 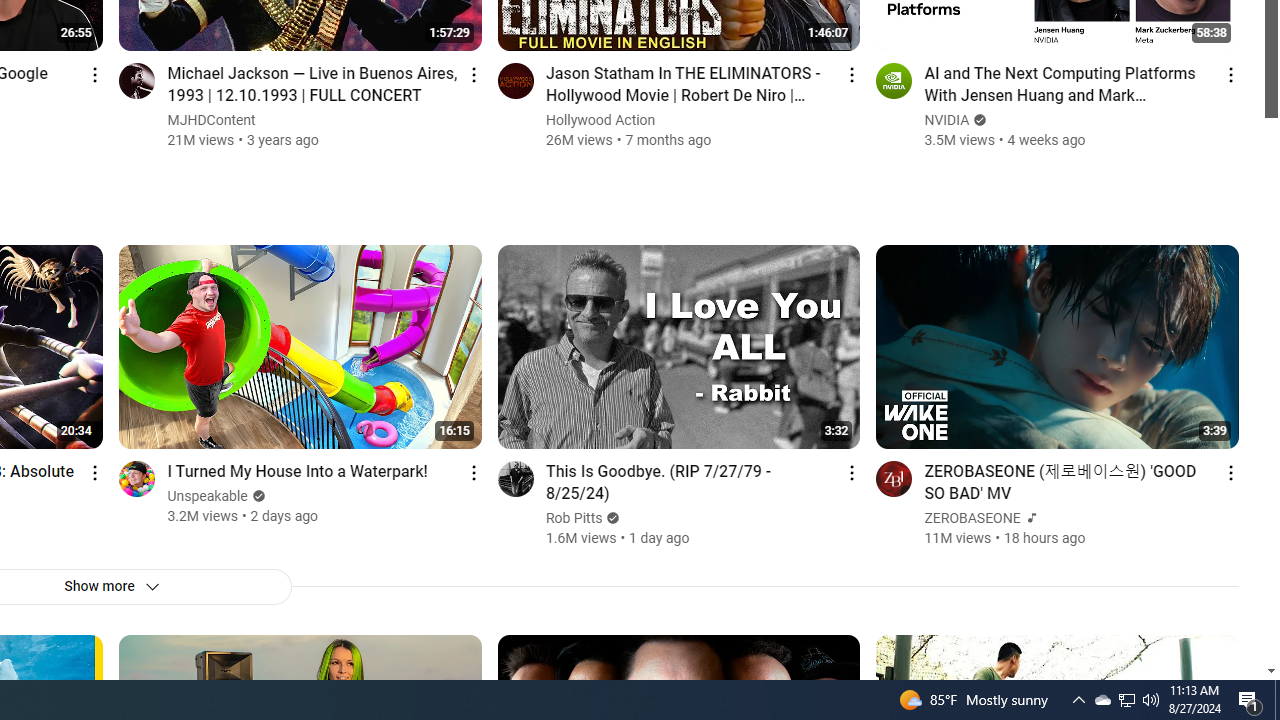 What do you see at coordinates (573, 517) in the screenshot?
I see `'Rob Pitts'` at bounding box center [573, 517].